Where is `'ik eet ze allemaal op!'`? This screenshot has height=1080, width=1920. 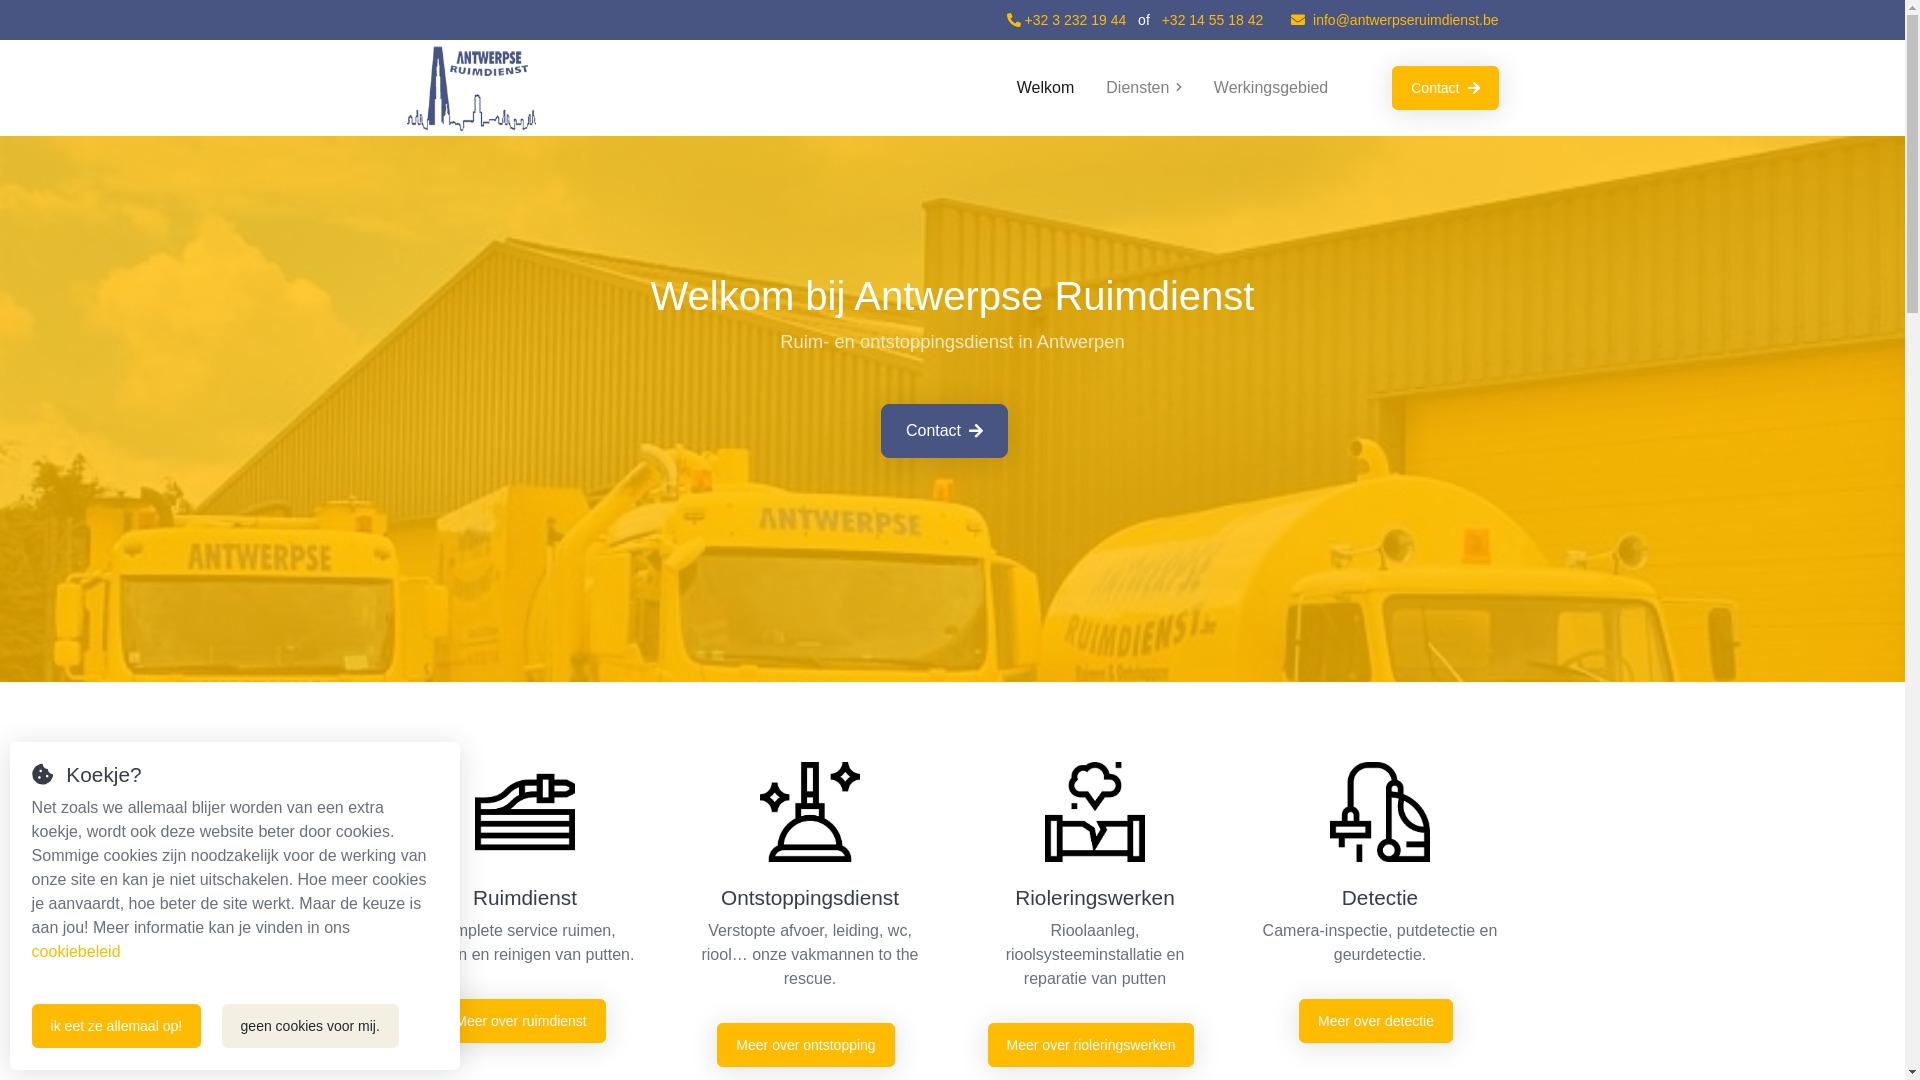
'ik eet ze allemaal op!' is located at coordinates (115, 1026).